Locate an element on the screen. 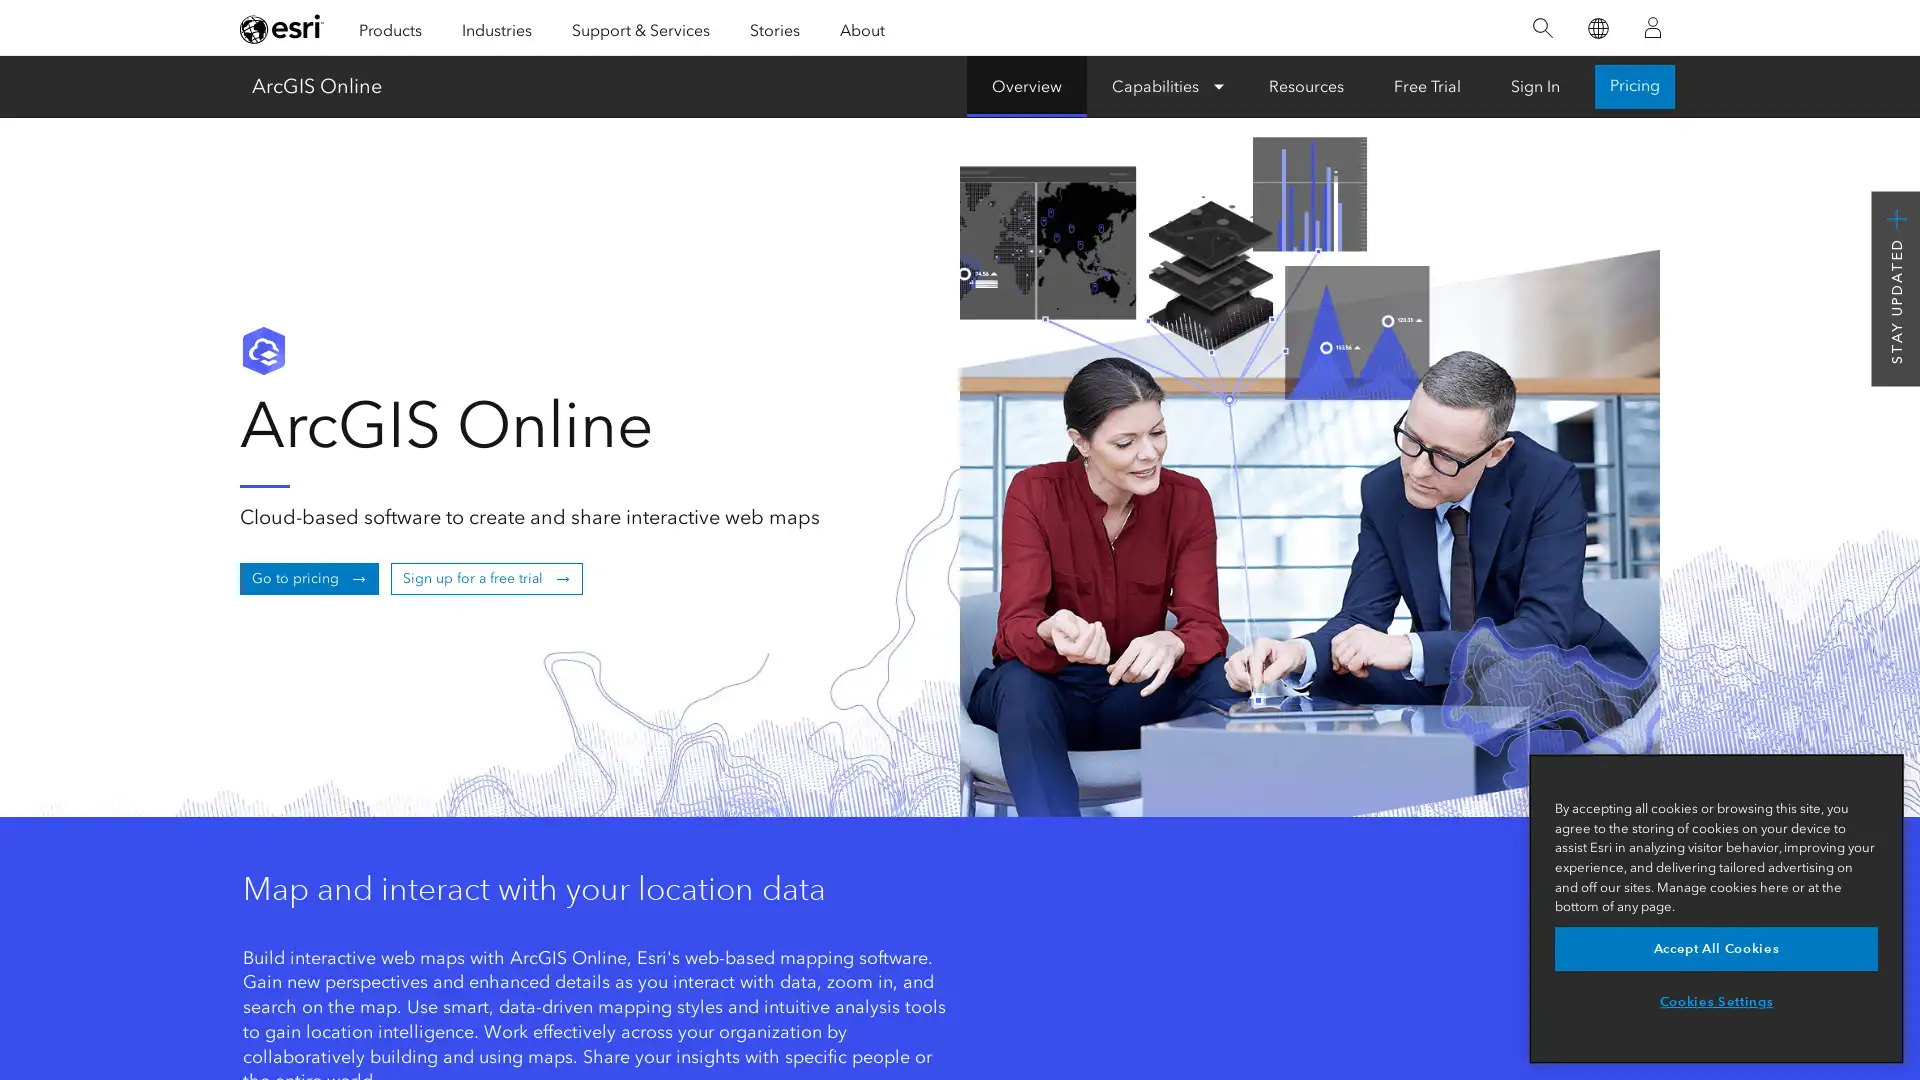 The image size is (1920, 1080). Capabilities is located at coordinates (1165, 85).